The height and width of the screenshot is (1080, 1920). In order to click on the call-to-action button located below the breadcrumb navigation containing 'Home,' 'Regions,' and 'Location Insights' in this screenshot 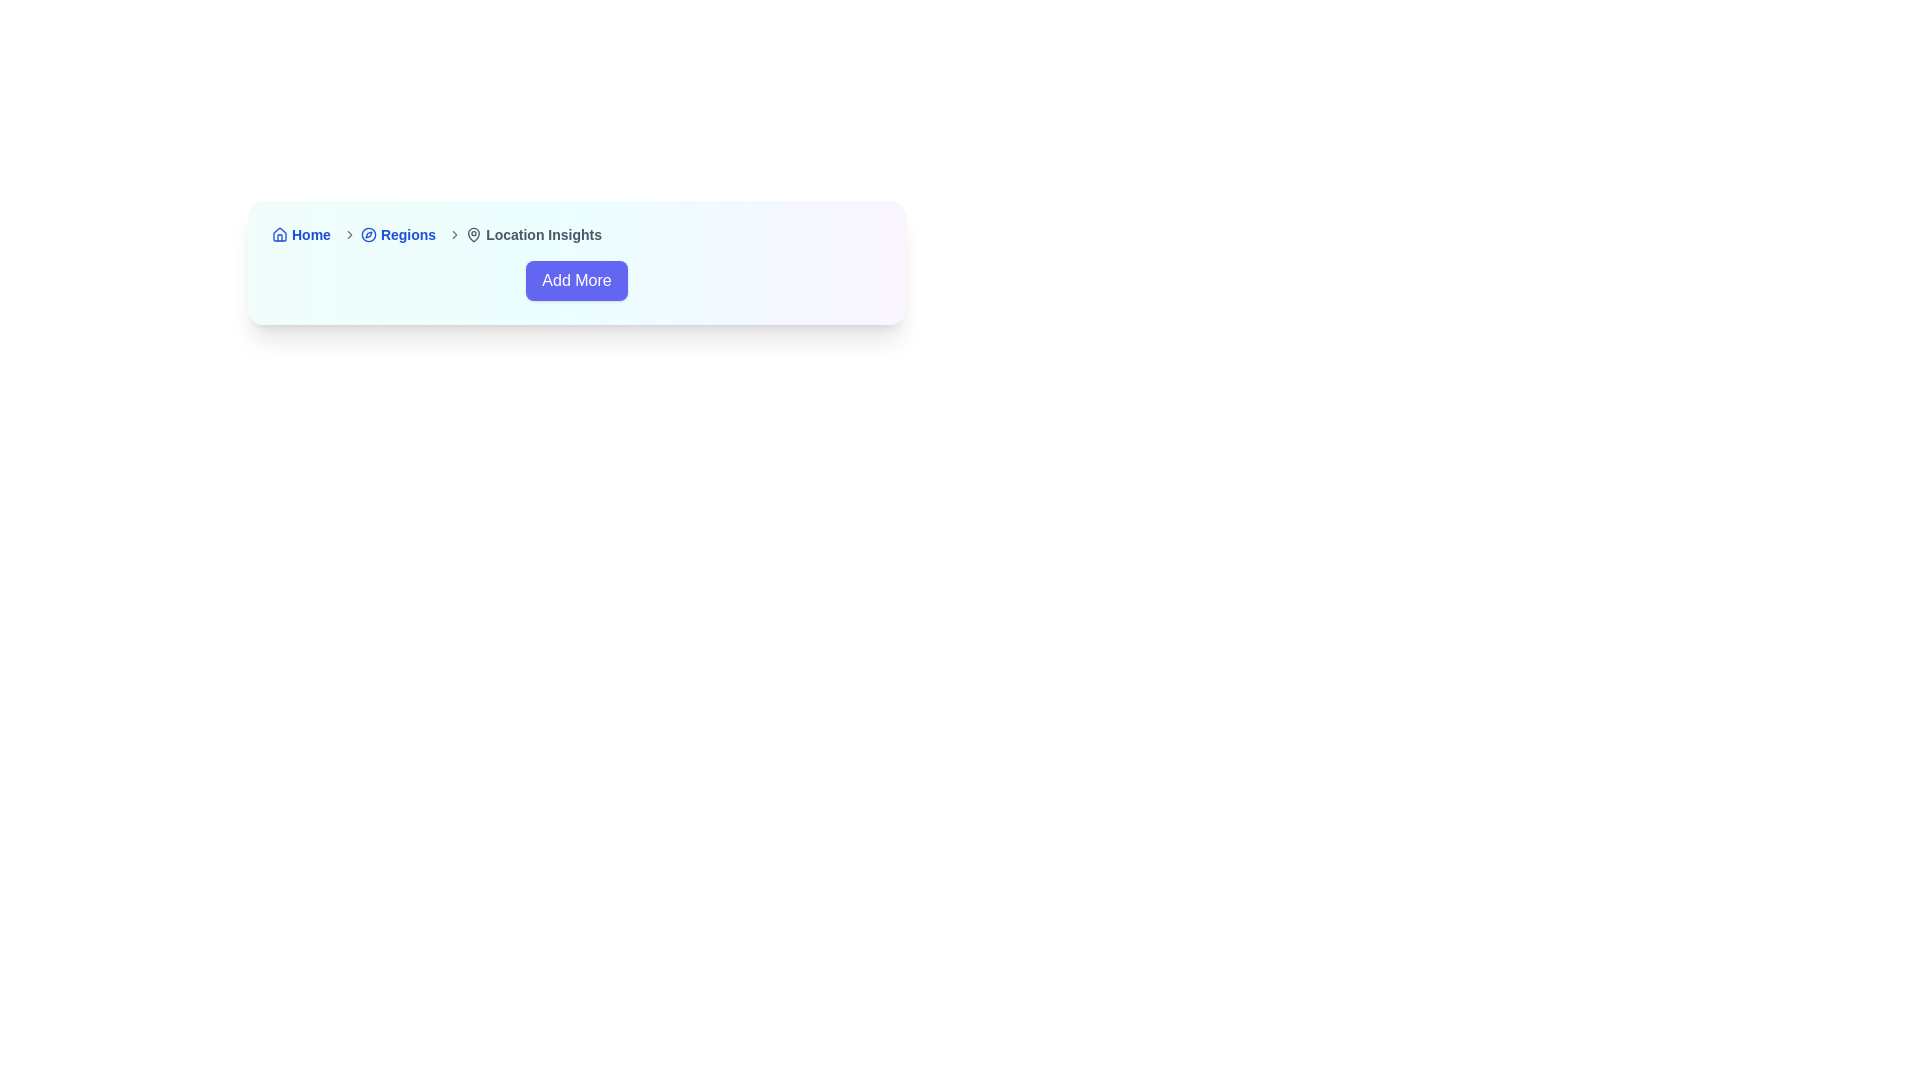, I will do `click(575, 261)`.